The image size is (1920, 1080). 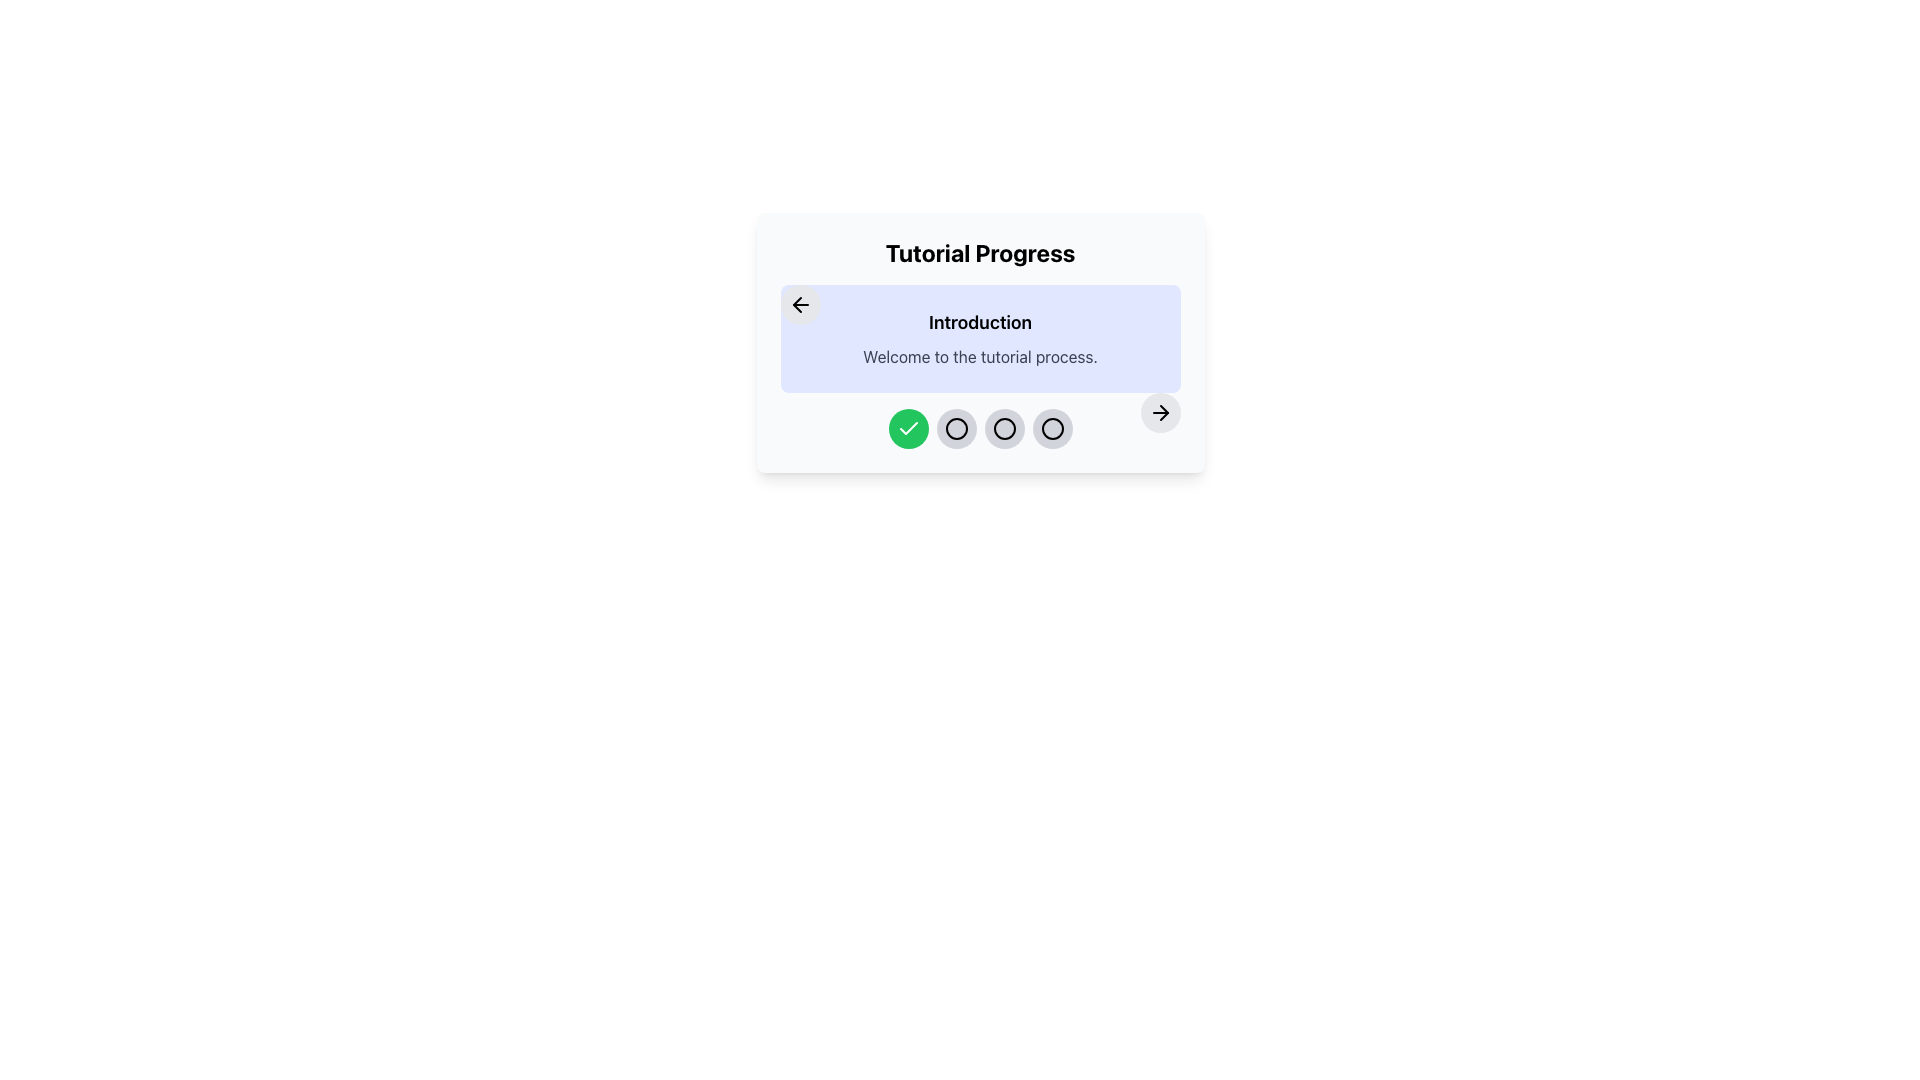 I want to click on the completed step icon, which is the first circular icon in the row of icons at the bottom of the 'Tutorial Progress' card, so click(x=907, y=427).